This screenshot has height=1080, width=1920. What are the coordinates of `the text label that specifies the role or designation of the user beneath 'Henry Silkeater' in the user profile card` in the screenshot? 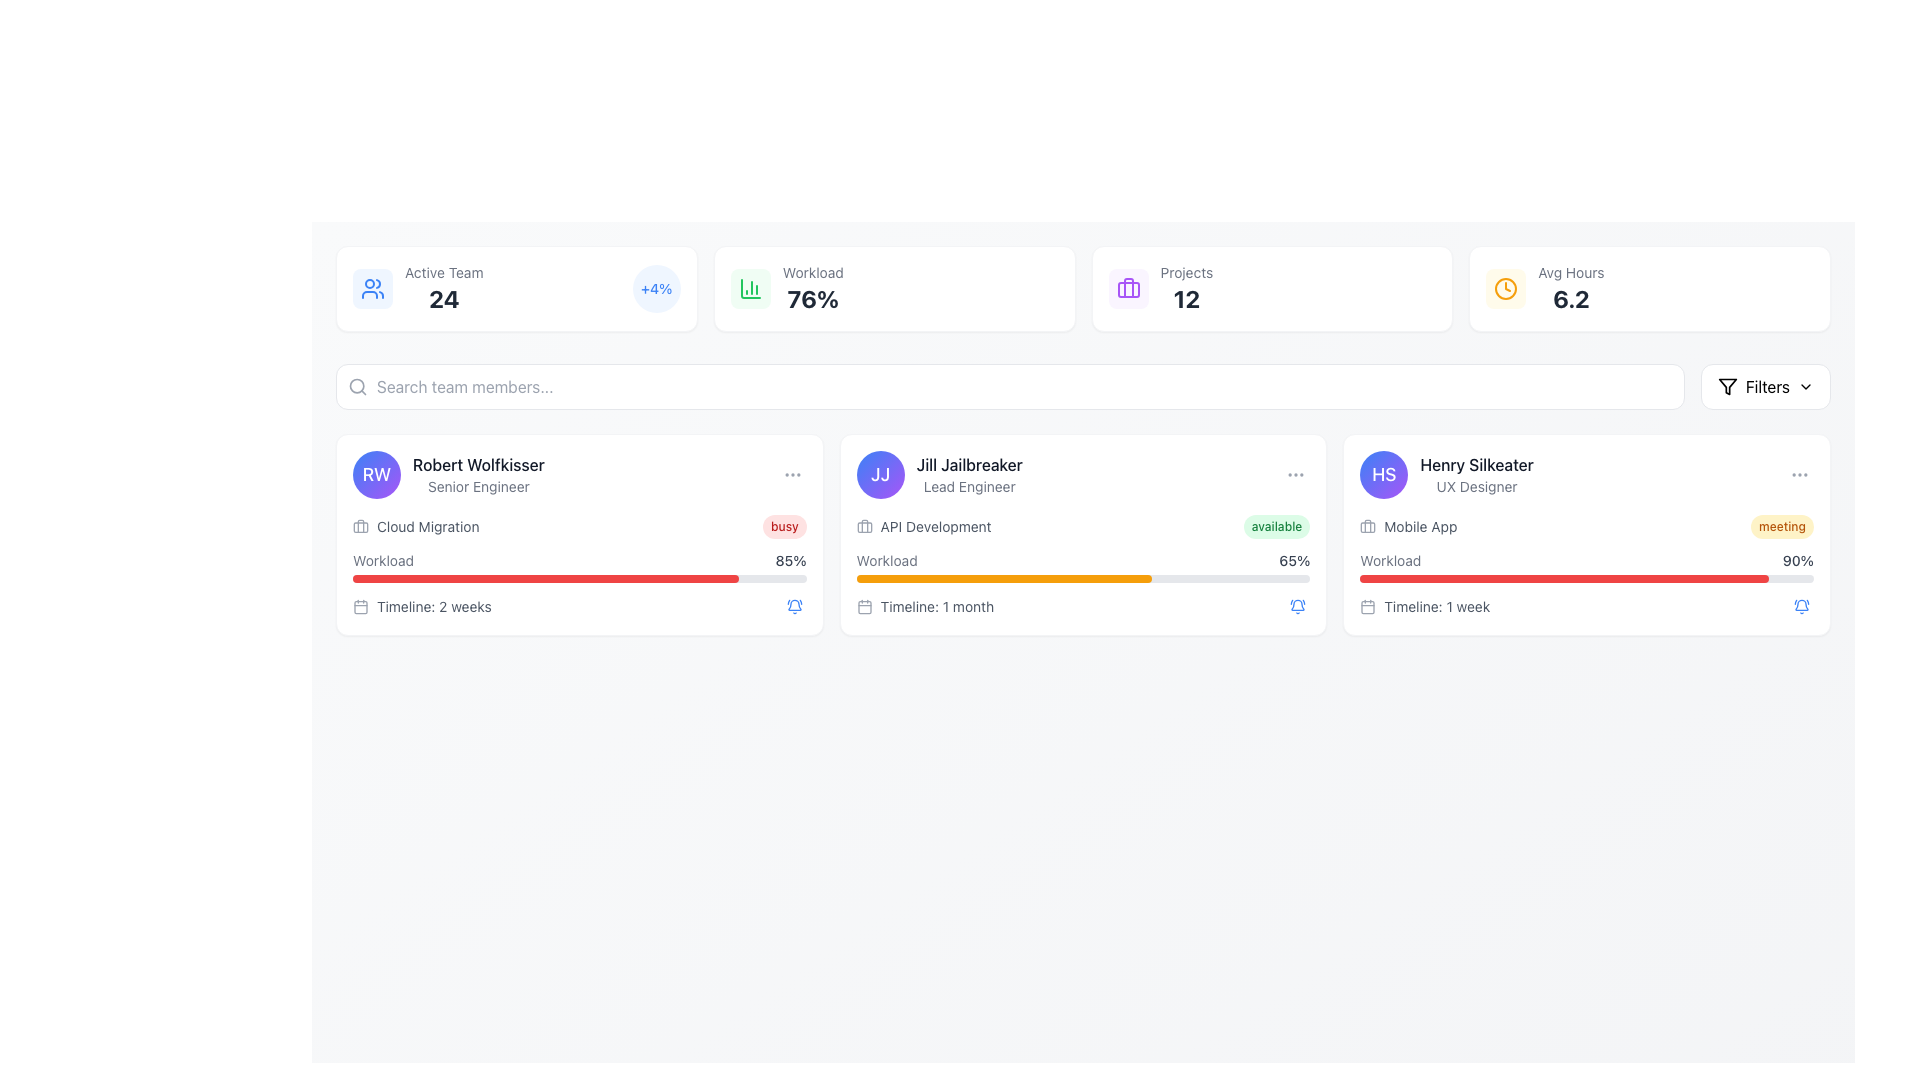 It's located at (1477, 486).